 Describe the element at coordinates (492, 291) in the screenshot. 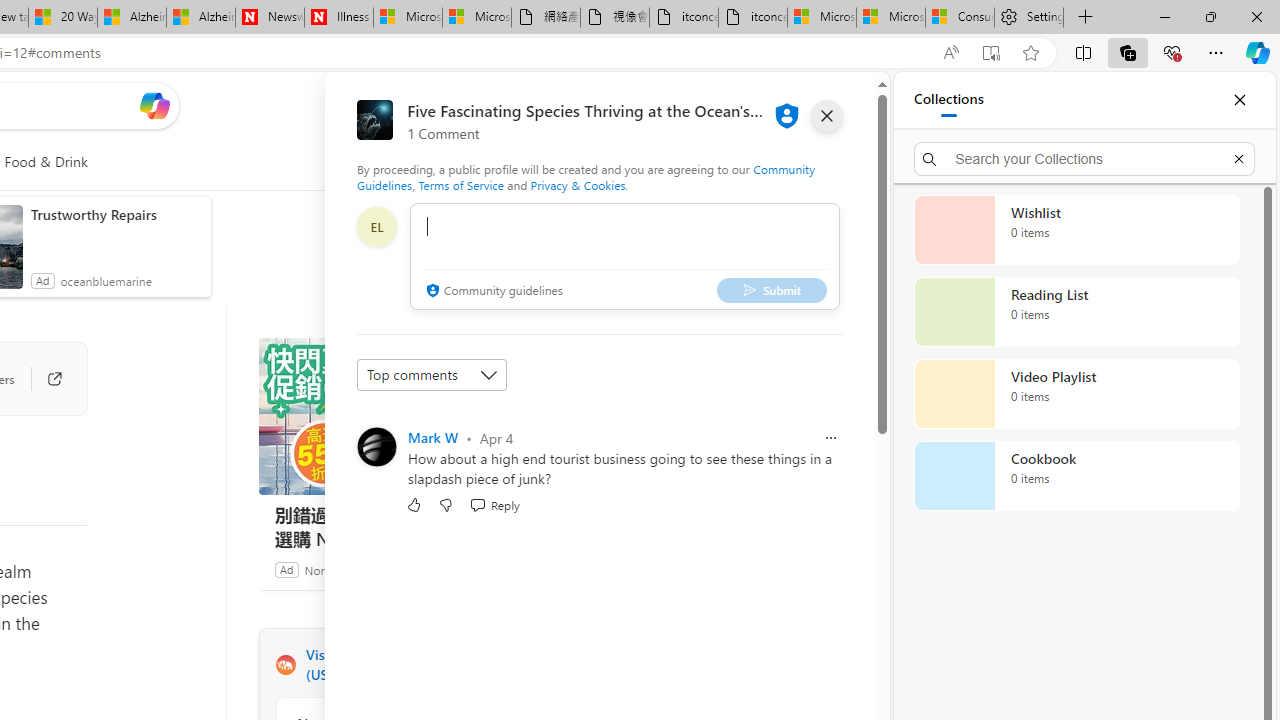

I see `'Community guidelines'` at that location.